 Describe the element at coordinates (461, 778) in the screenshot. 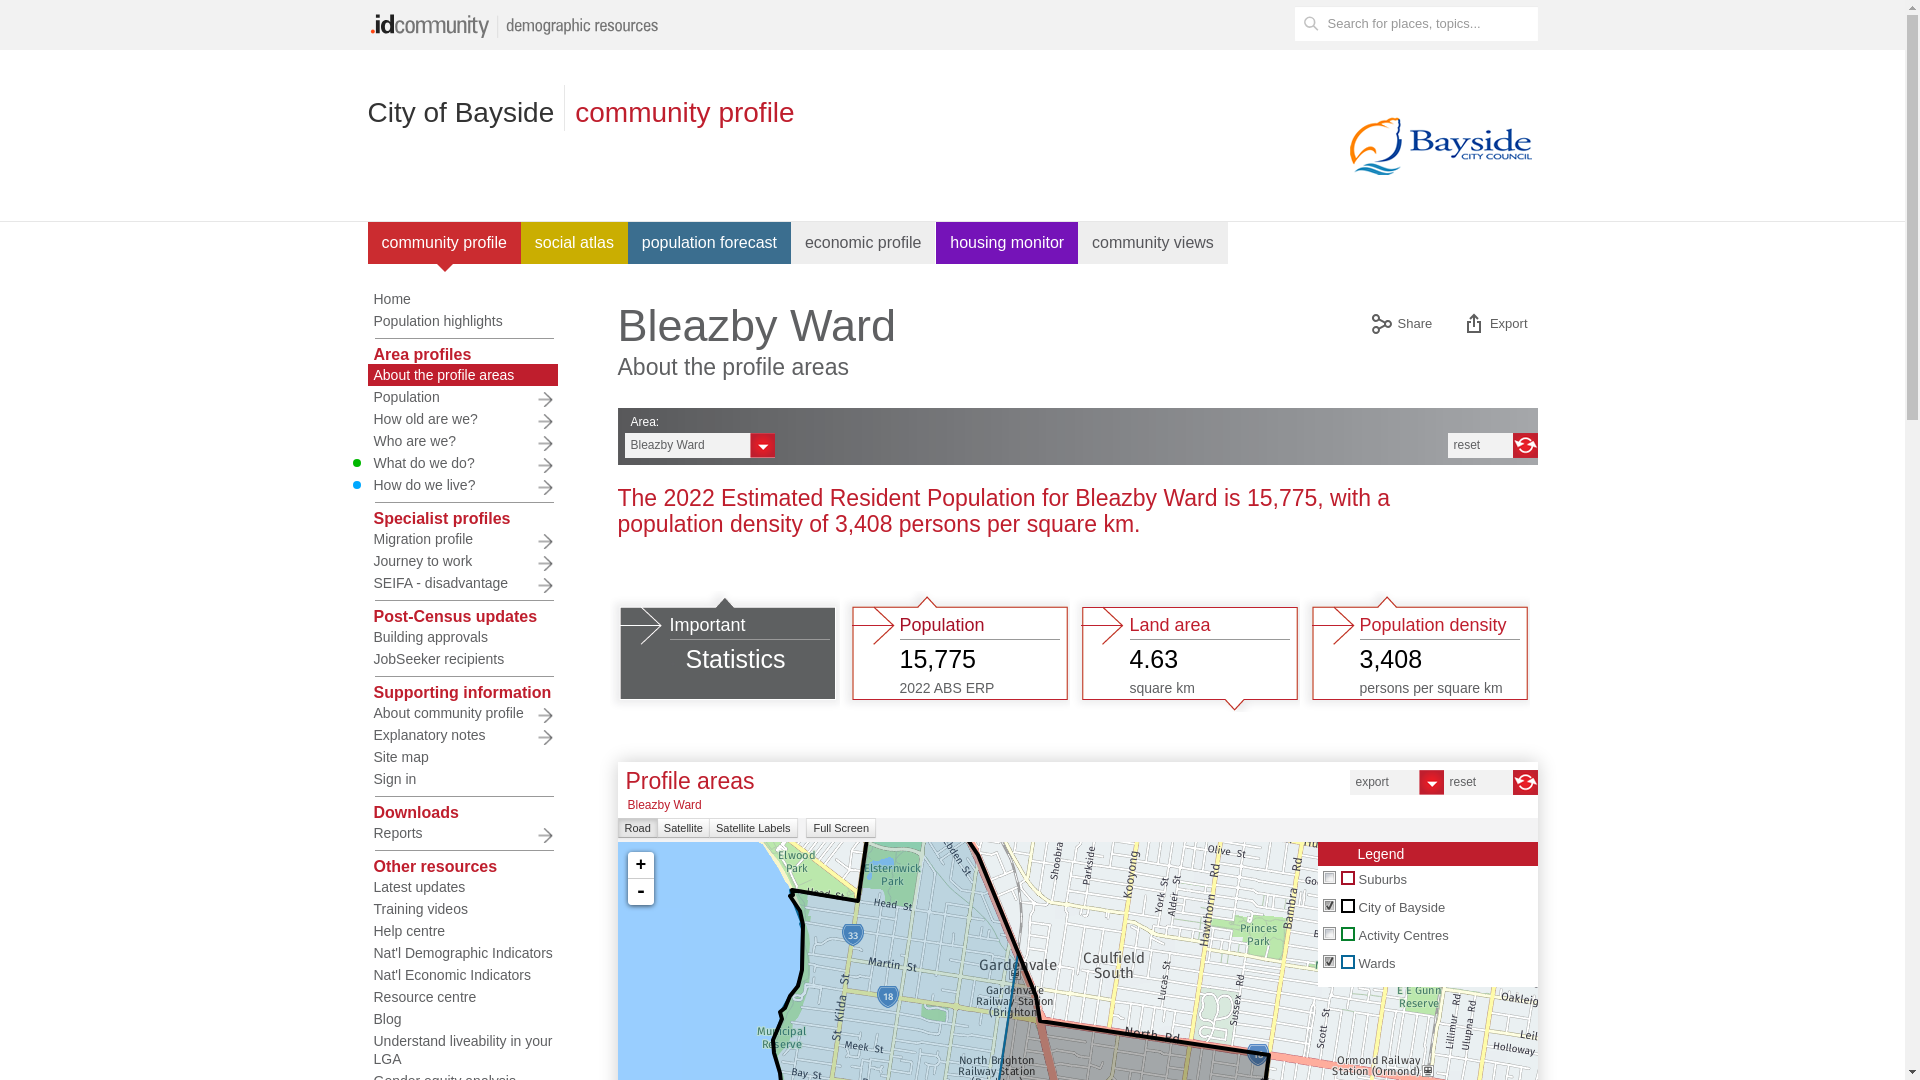

I see `'Sign in'` at that location.